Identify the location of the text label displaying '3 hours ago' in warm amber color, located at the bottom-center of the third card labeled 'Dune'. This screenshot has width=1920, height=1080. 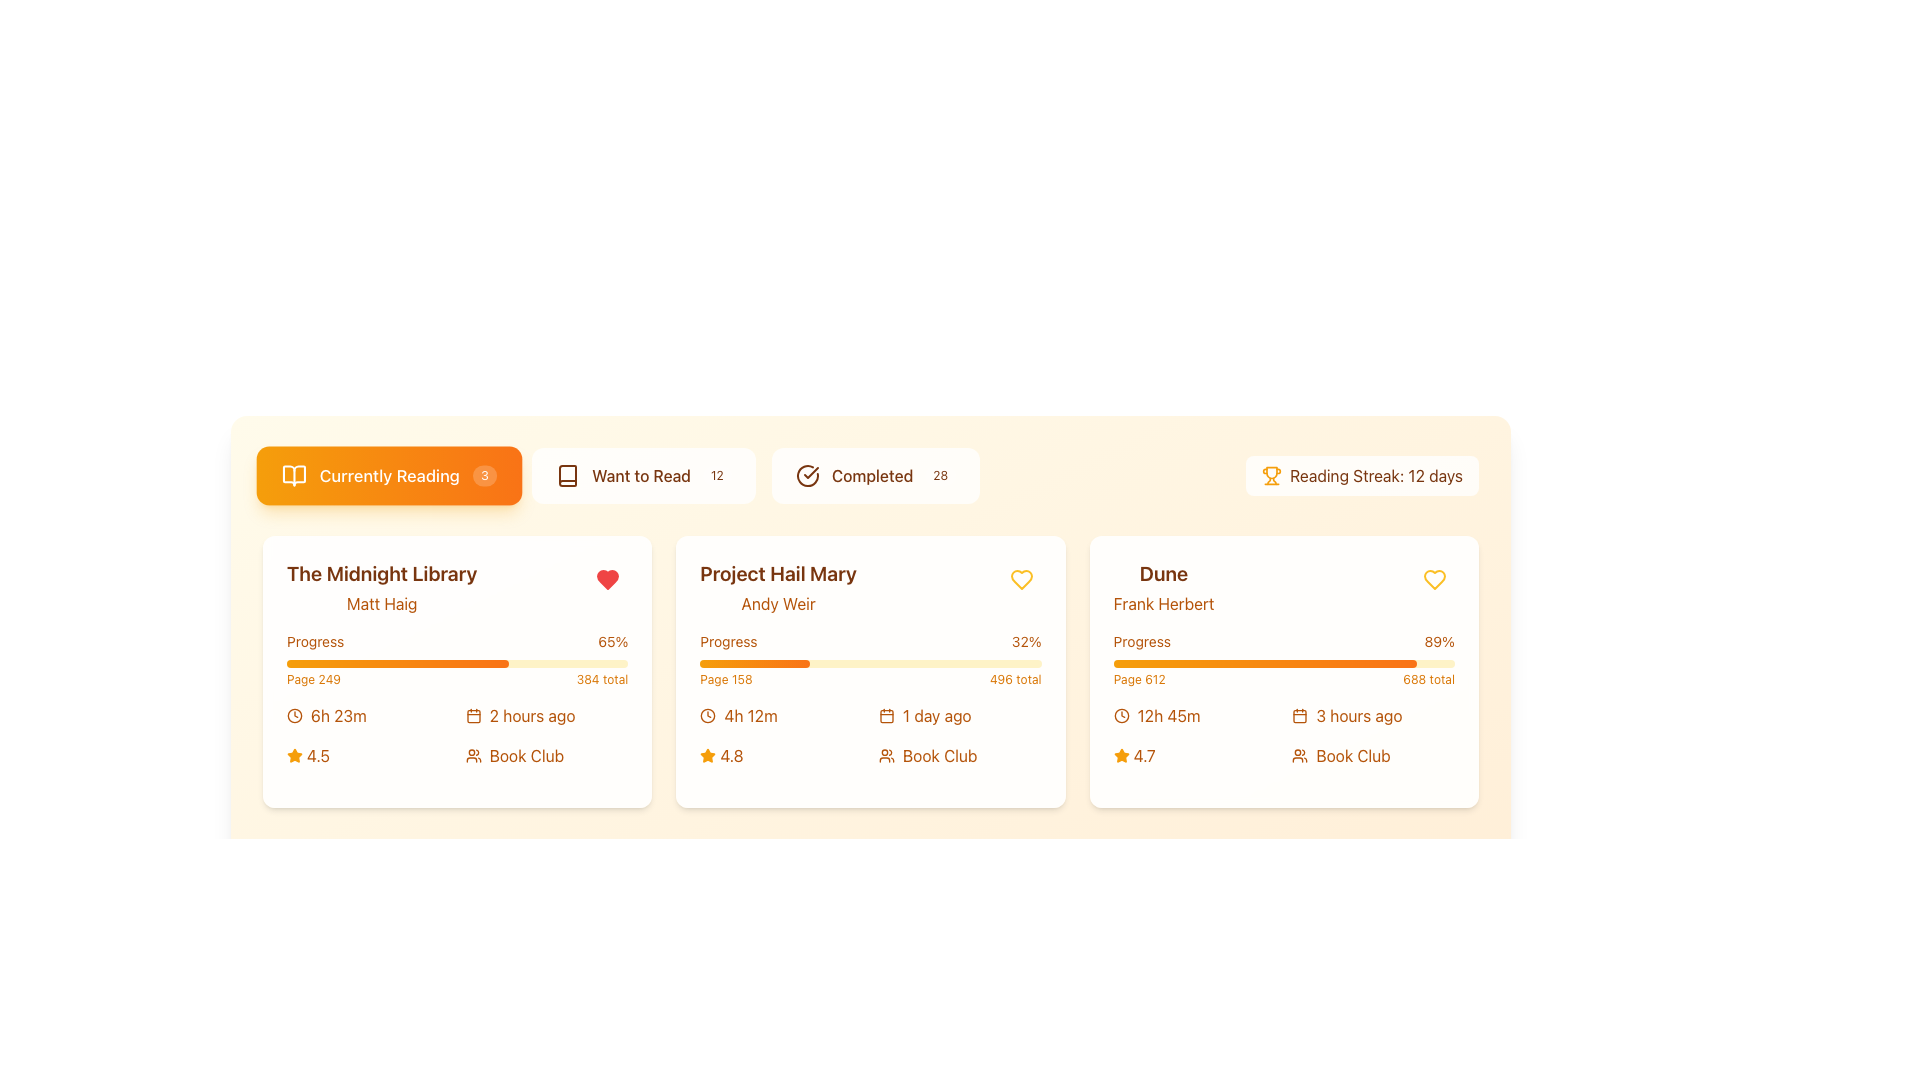
(1359, 715).